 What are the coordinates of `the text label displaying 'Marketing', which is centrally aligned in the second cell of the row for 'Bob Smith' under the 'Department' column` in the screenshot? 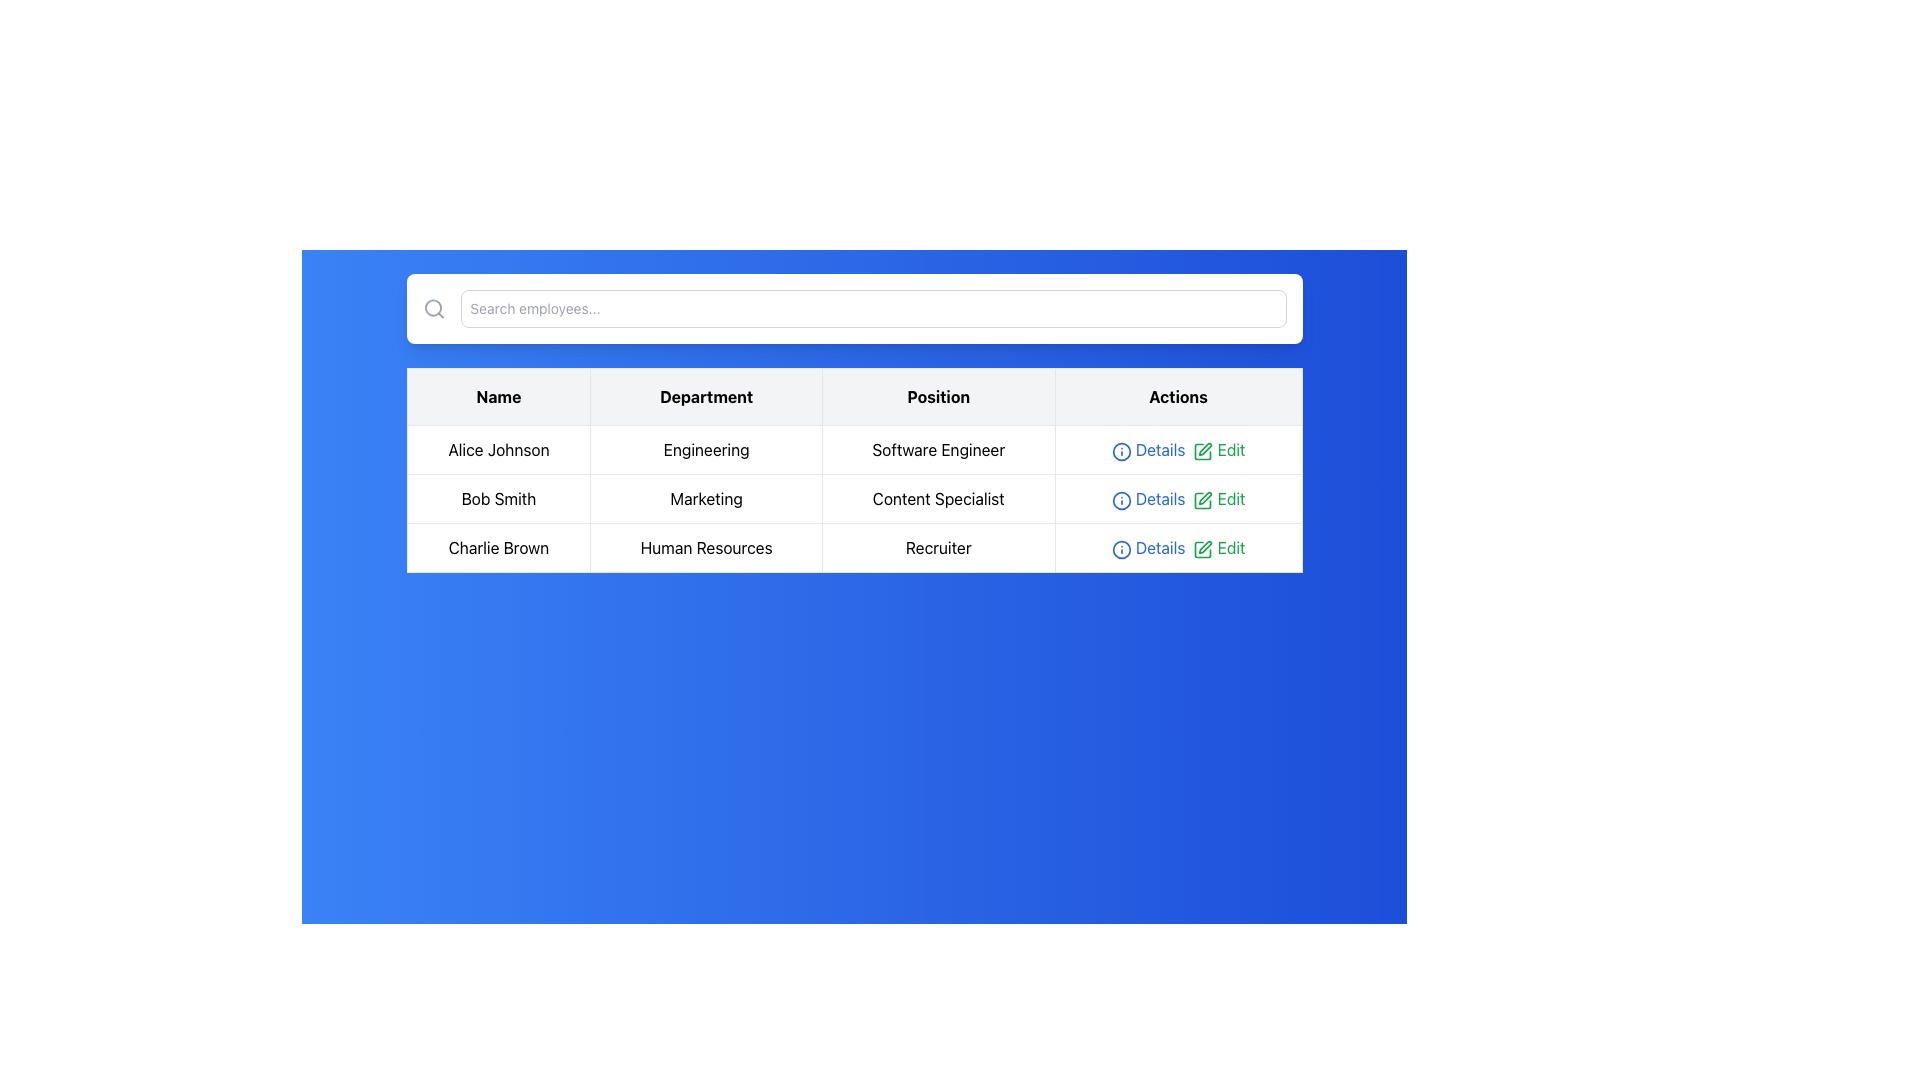 It's located at (706, 497).